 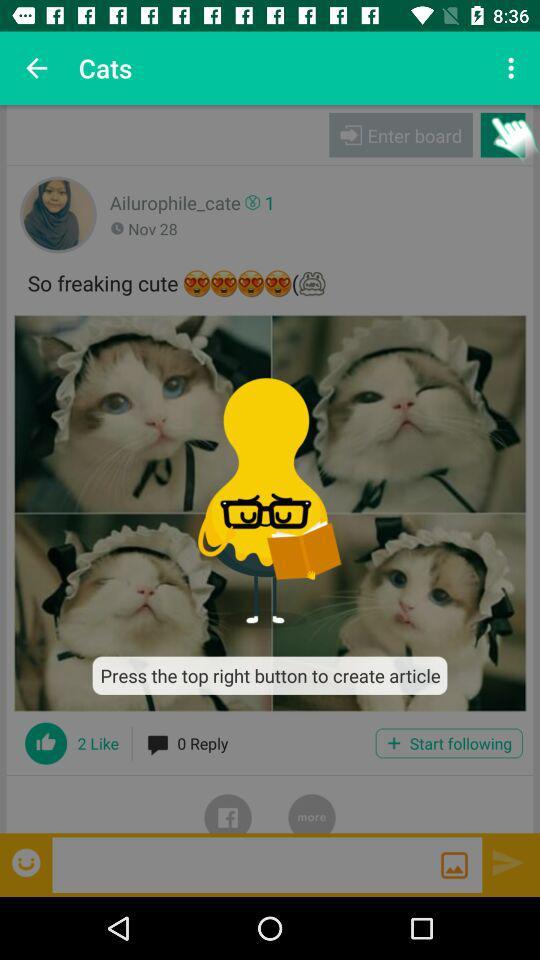 I want to click on give like, so click(x=46, y=742).